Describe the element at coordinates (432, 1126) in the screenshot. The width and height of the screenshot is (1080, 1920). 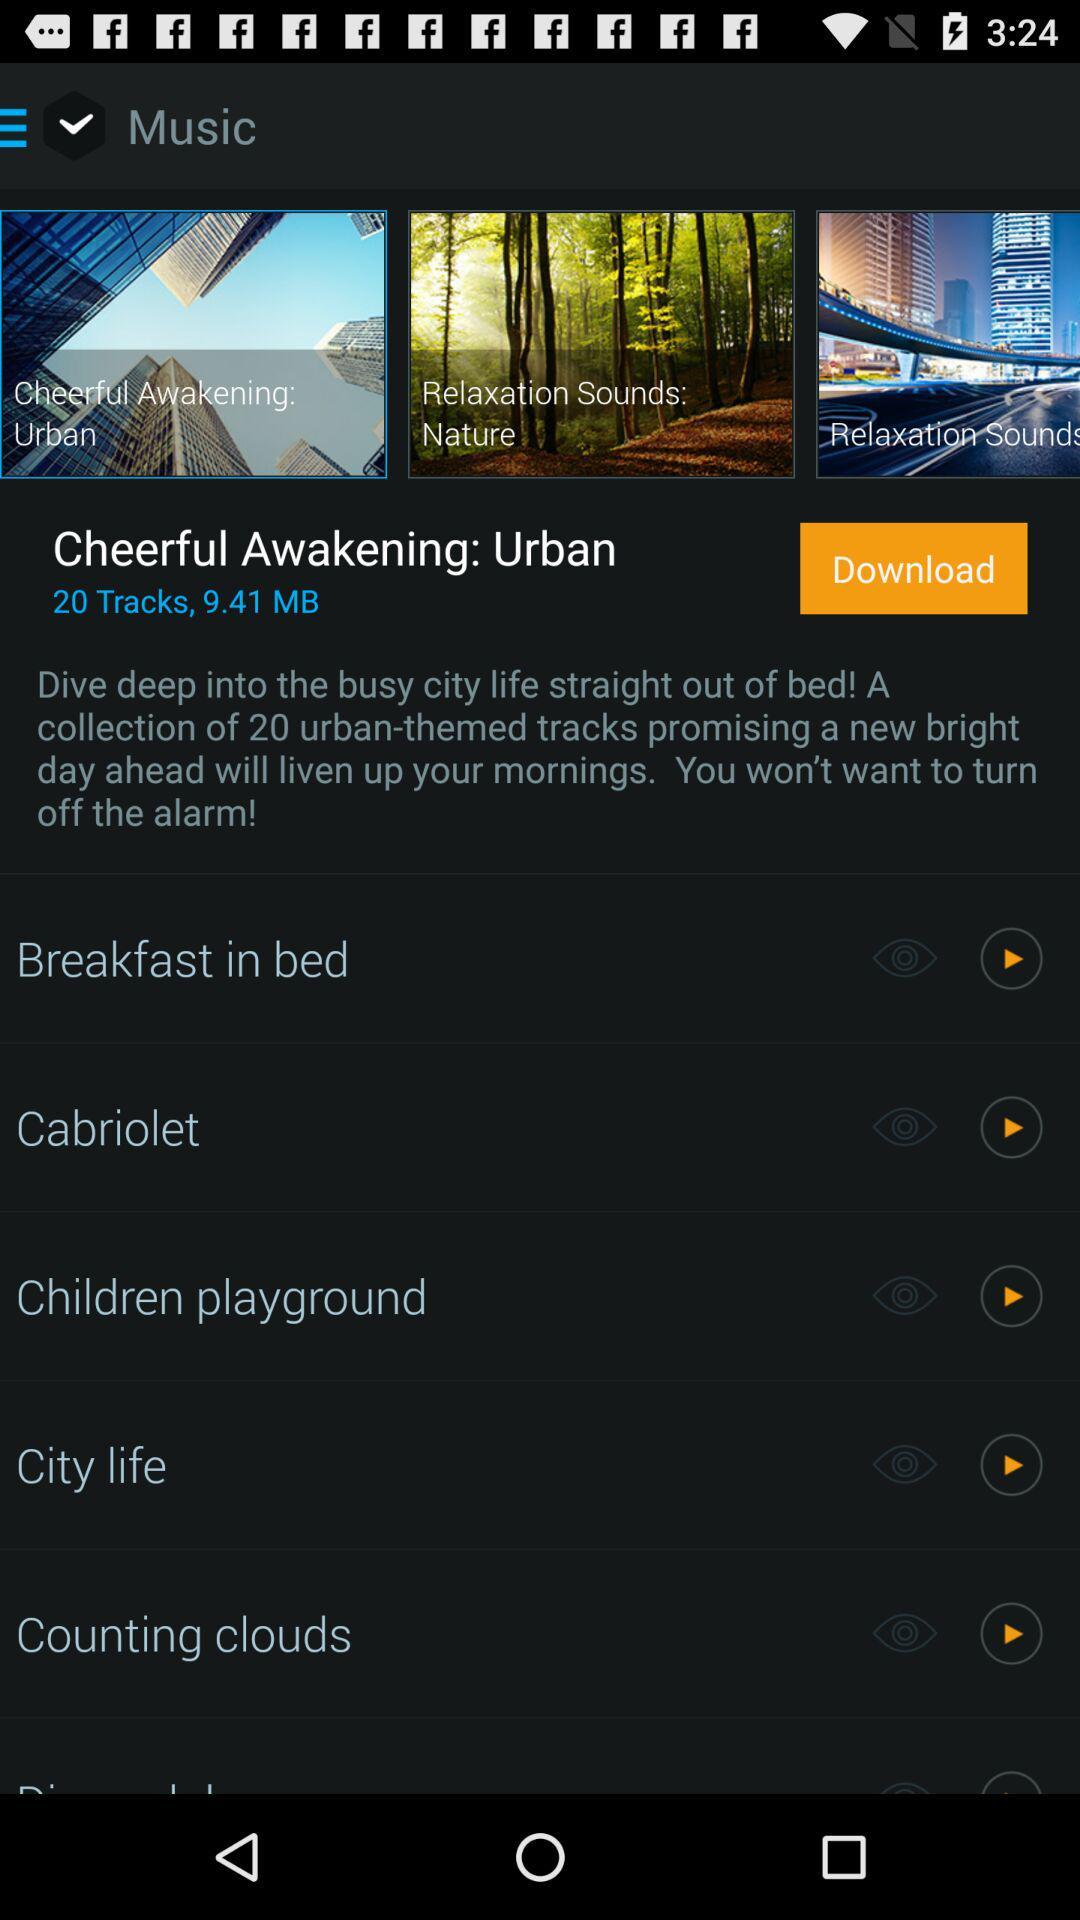
I see `the cabriolet app` at that location.